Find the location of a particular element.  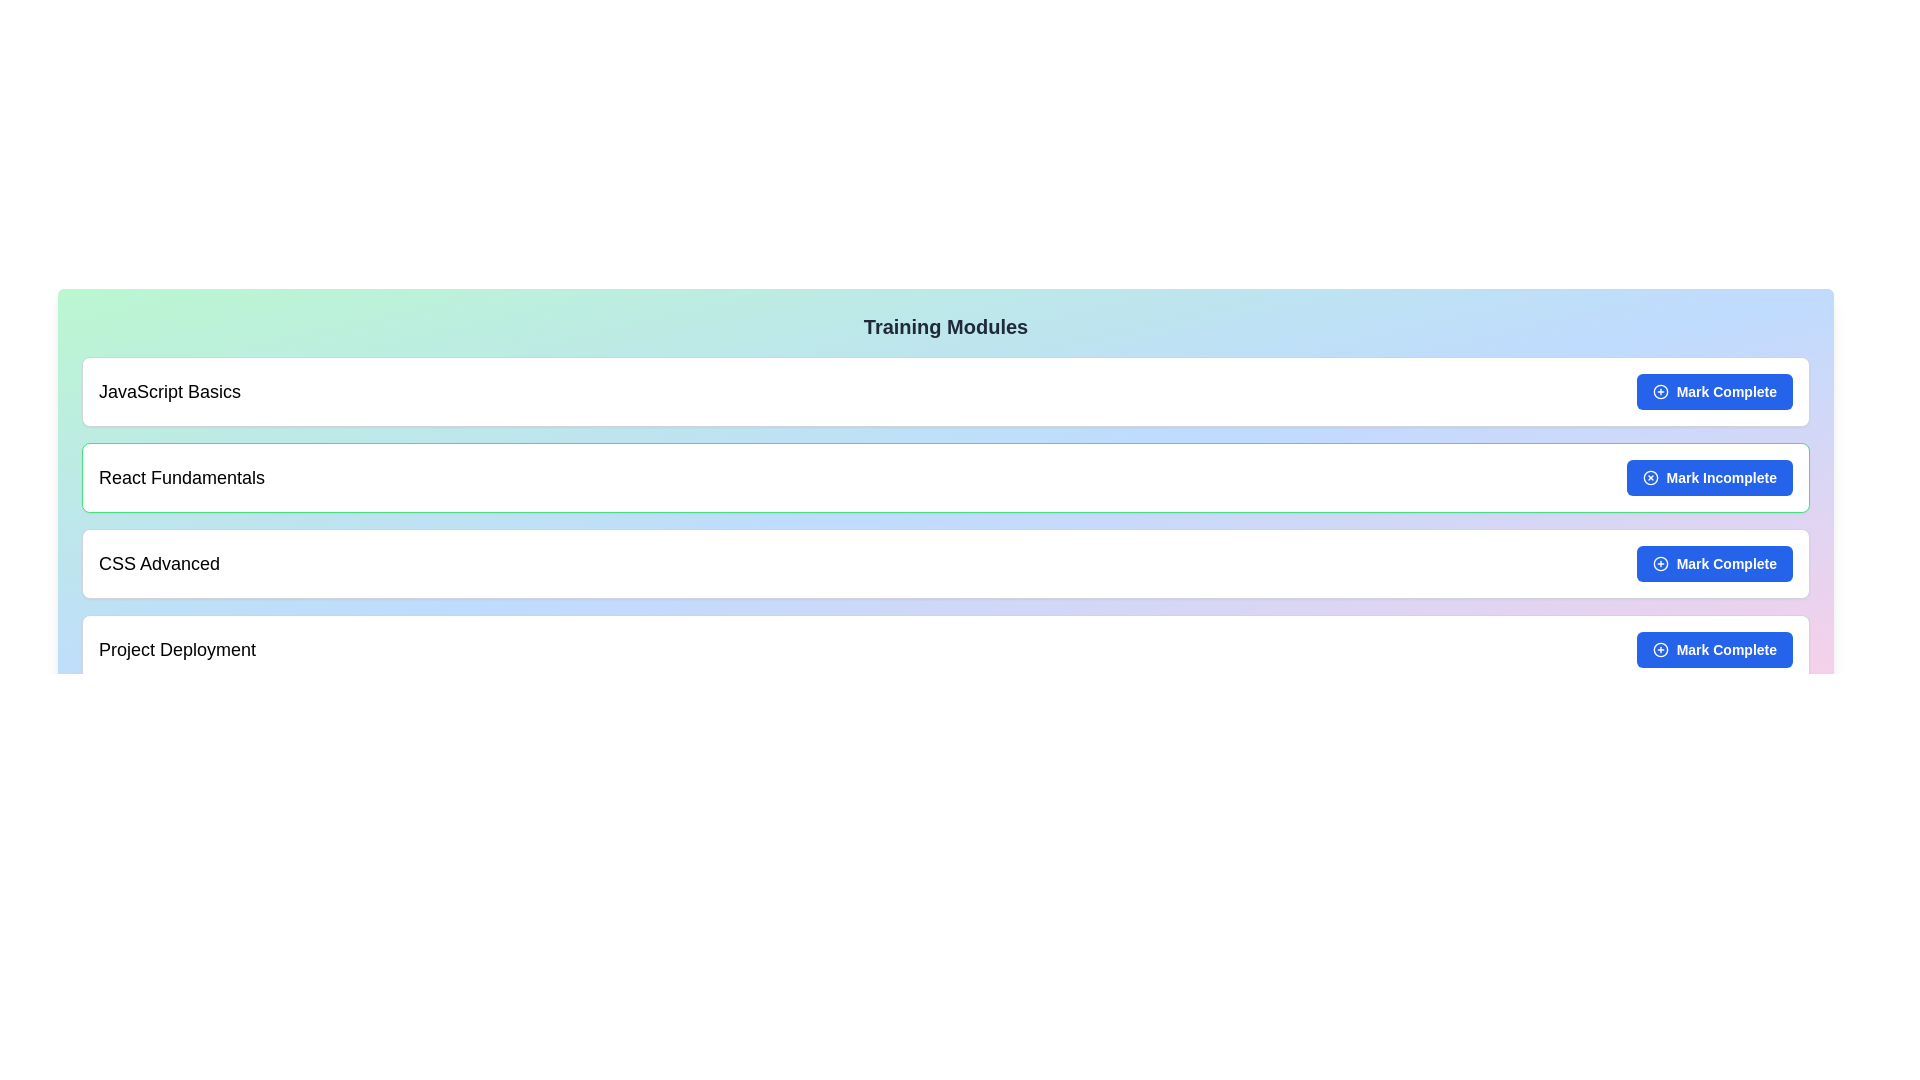

the button with the blue background and white text reading 'Mark Incomplete', which features a crossed circle icon is located at coordinates (1708, 478).